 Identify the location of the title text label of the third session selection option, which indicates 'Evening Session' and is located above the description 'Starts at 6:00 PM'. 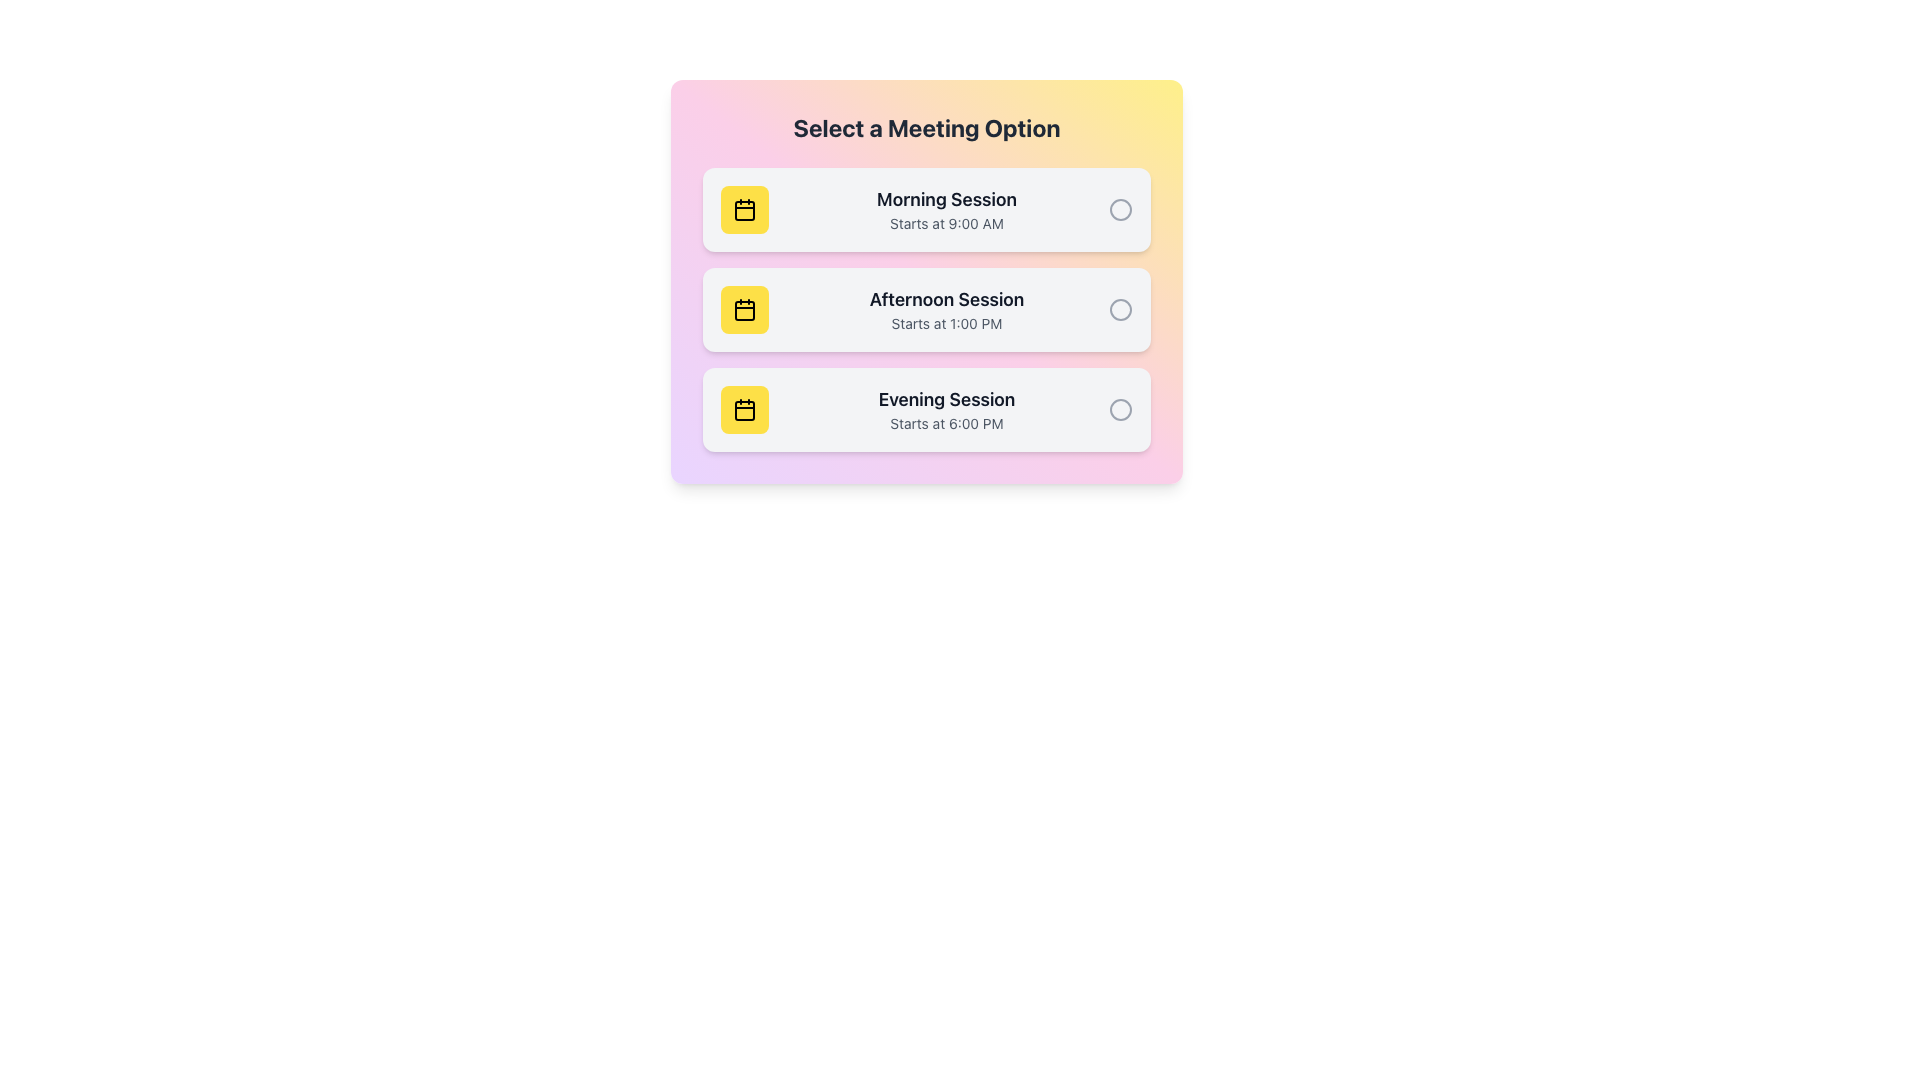
(945, 400).